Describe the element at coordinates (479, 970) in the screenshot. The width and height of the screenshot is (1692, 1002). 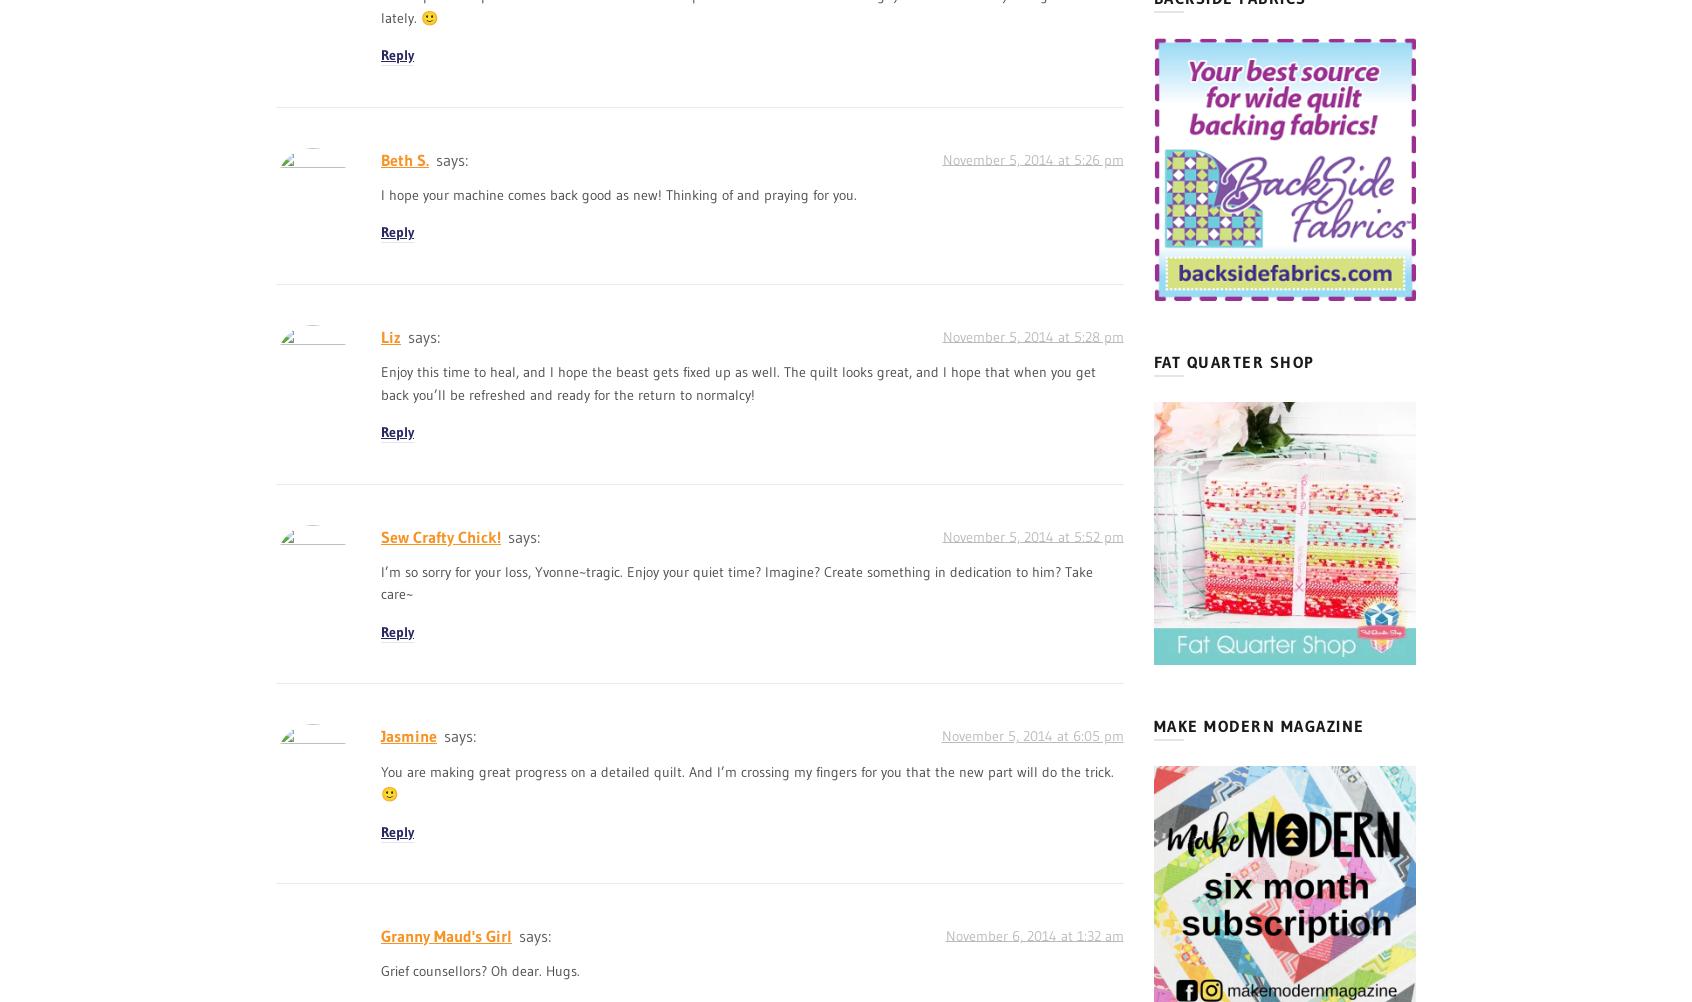
I see `'Grief counsellors? Oh dear. Hugs.'` at that location.